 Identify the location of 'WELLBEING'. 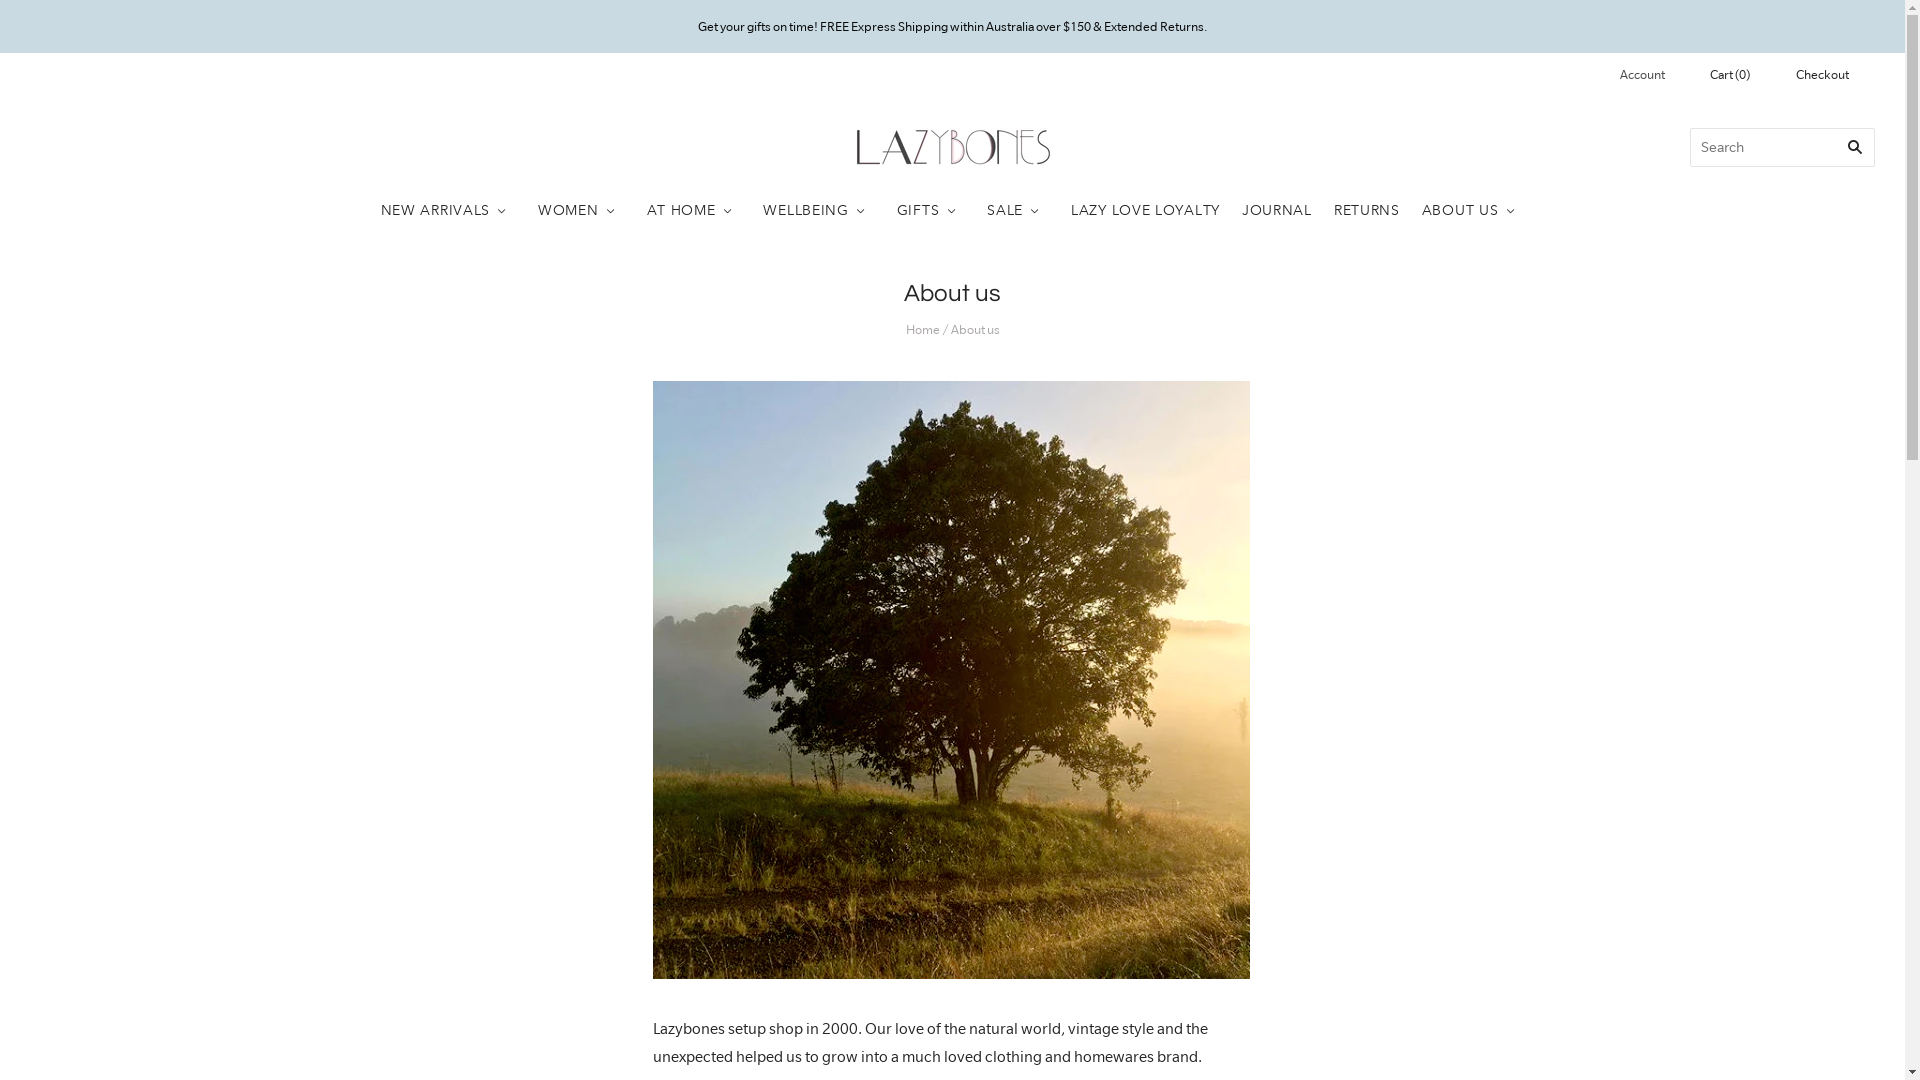
(818, 210).